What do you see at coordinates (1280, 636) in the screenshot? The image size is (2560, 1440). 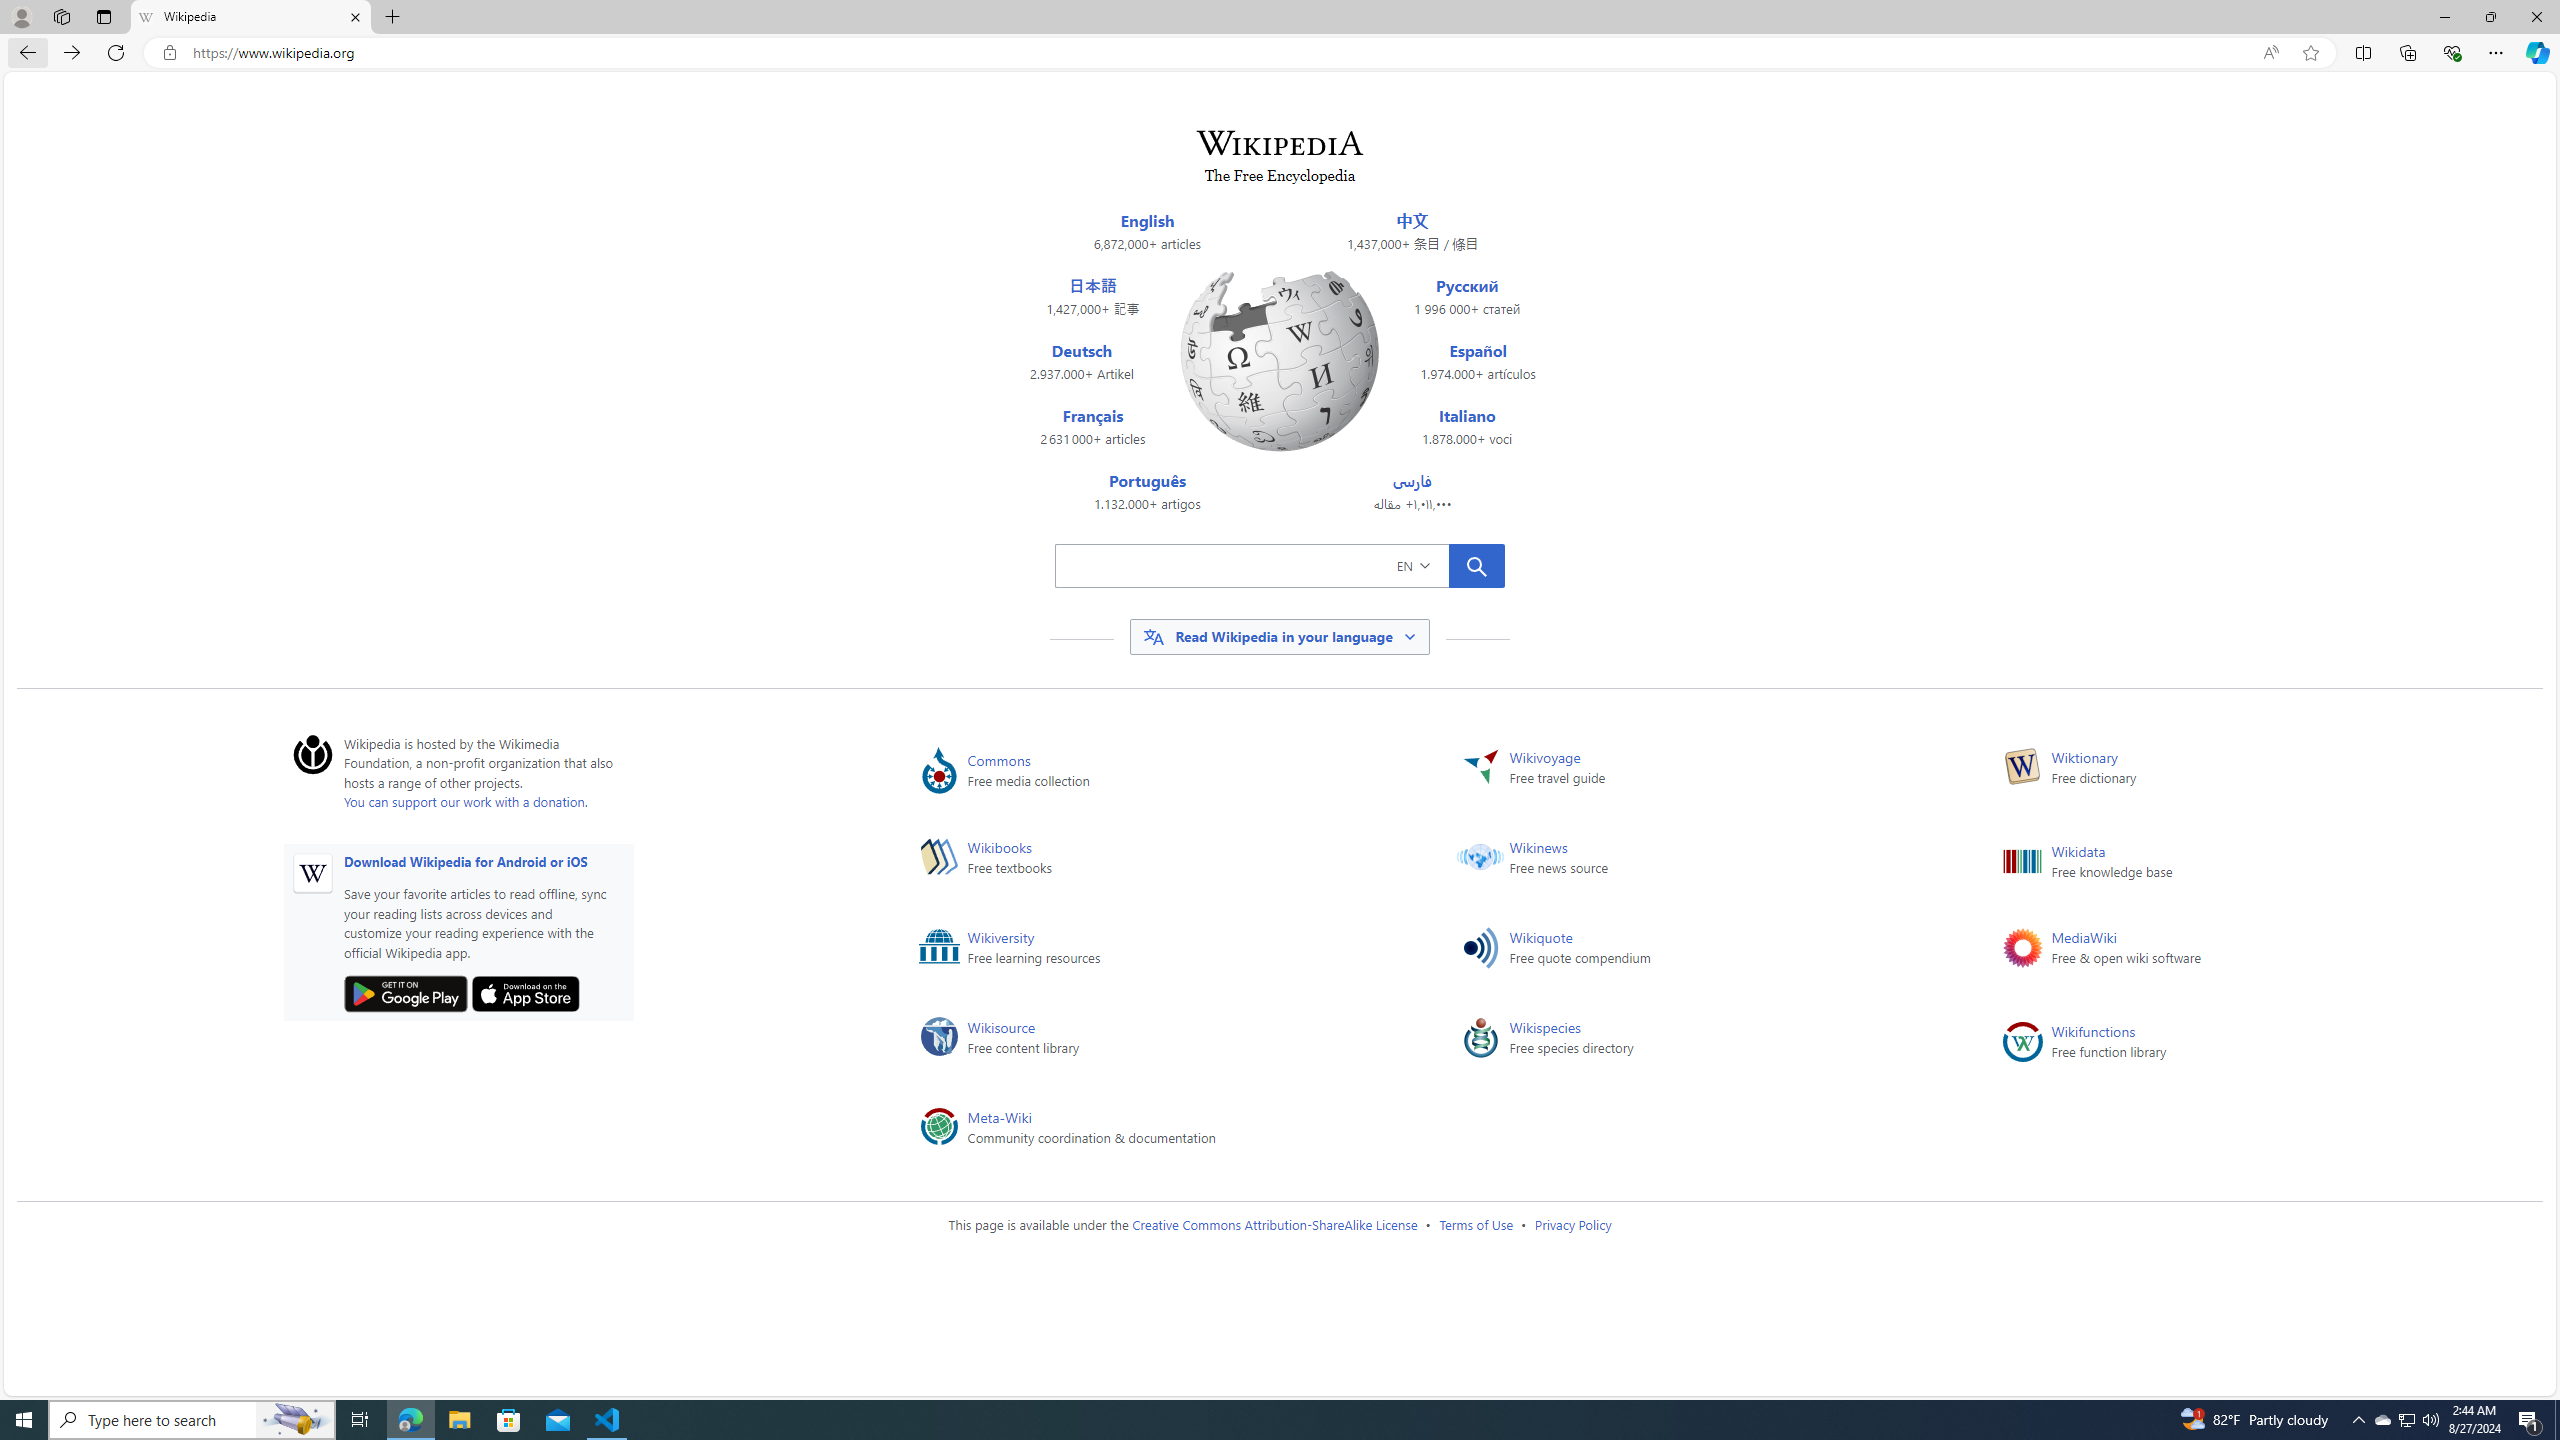 I see `'Read Wikipedia in your language '` at bounding box center [1280, 636].